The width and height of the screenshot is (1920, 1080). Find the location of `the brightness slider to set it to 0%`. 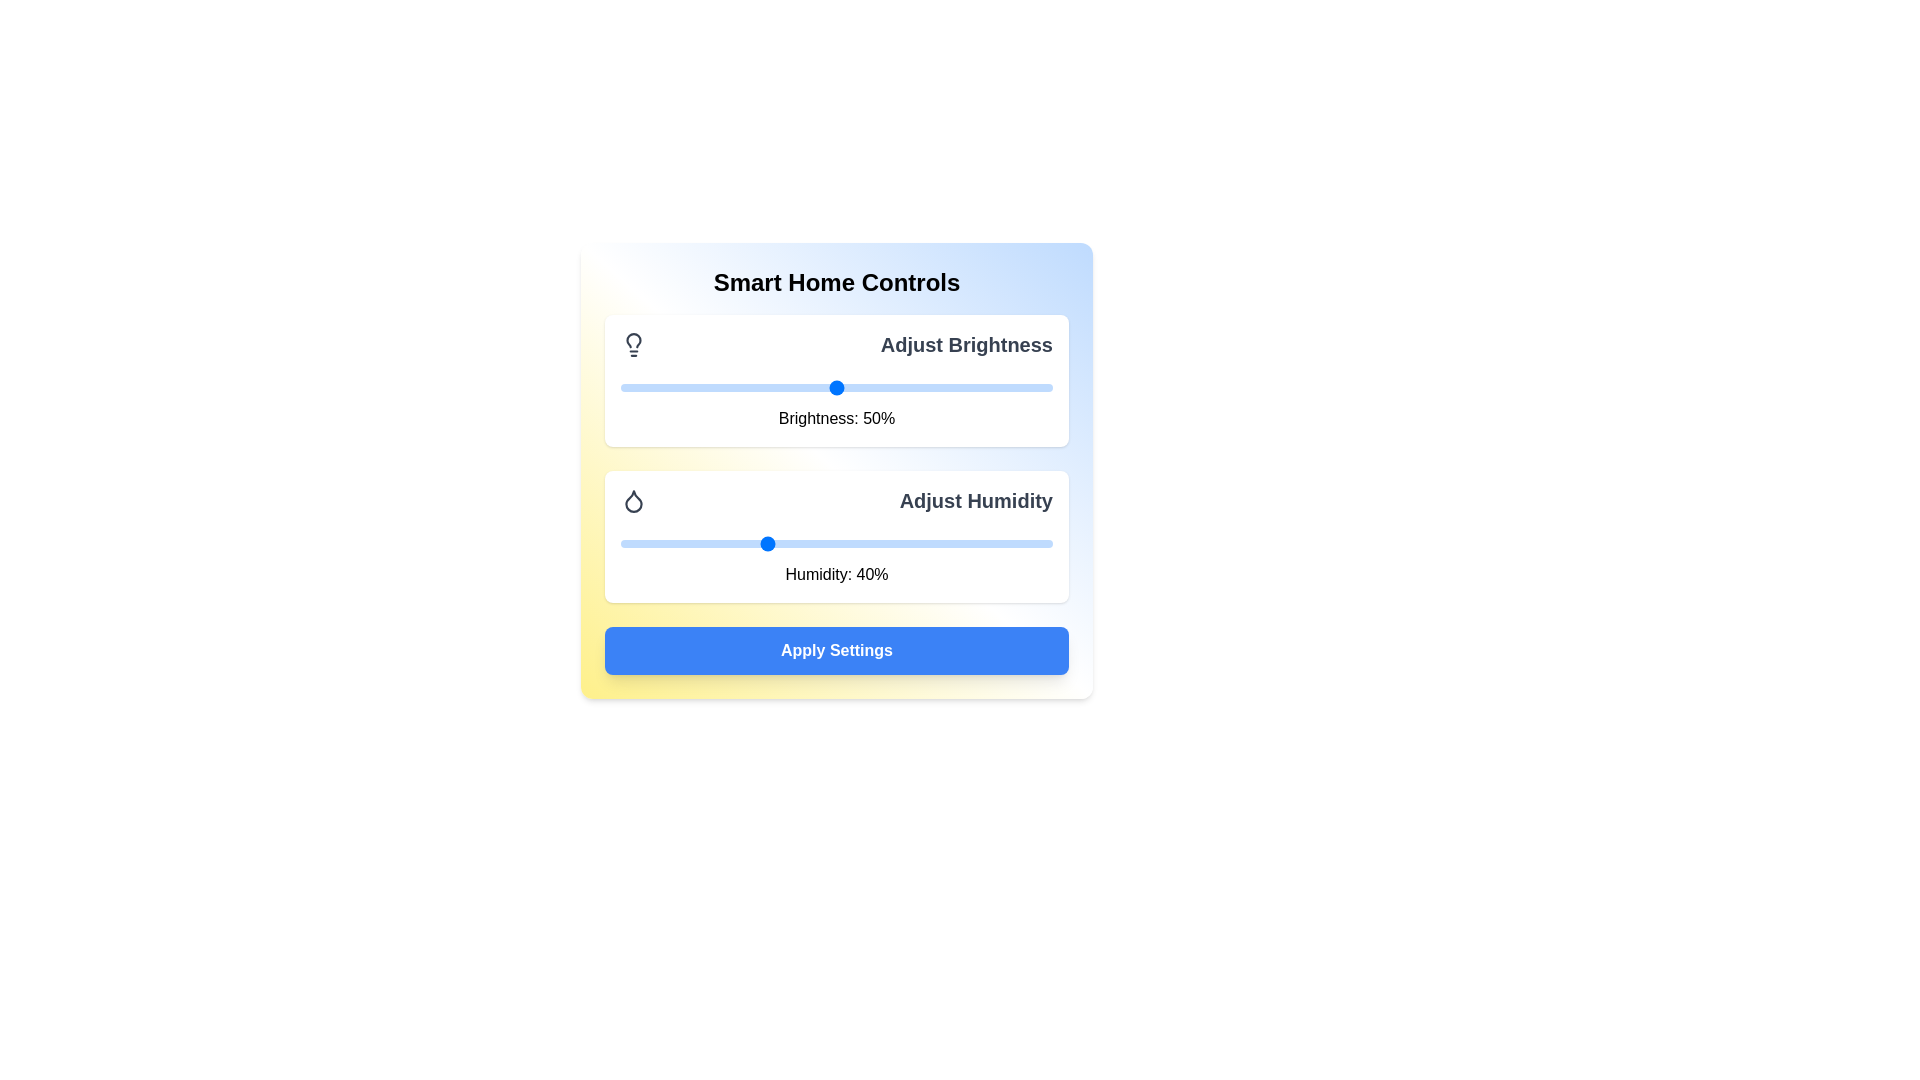

the brightness slider to set it to 0% is located at coordinates (619, 388).